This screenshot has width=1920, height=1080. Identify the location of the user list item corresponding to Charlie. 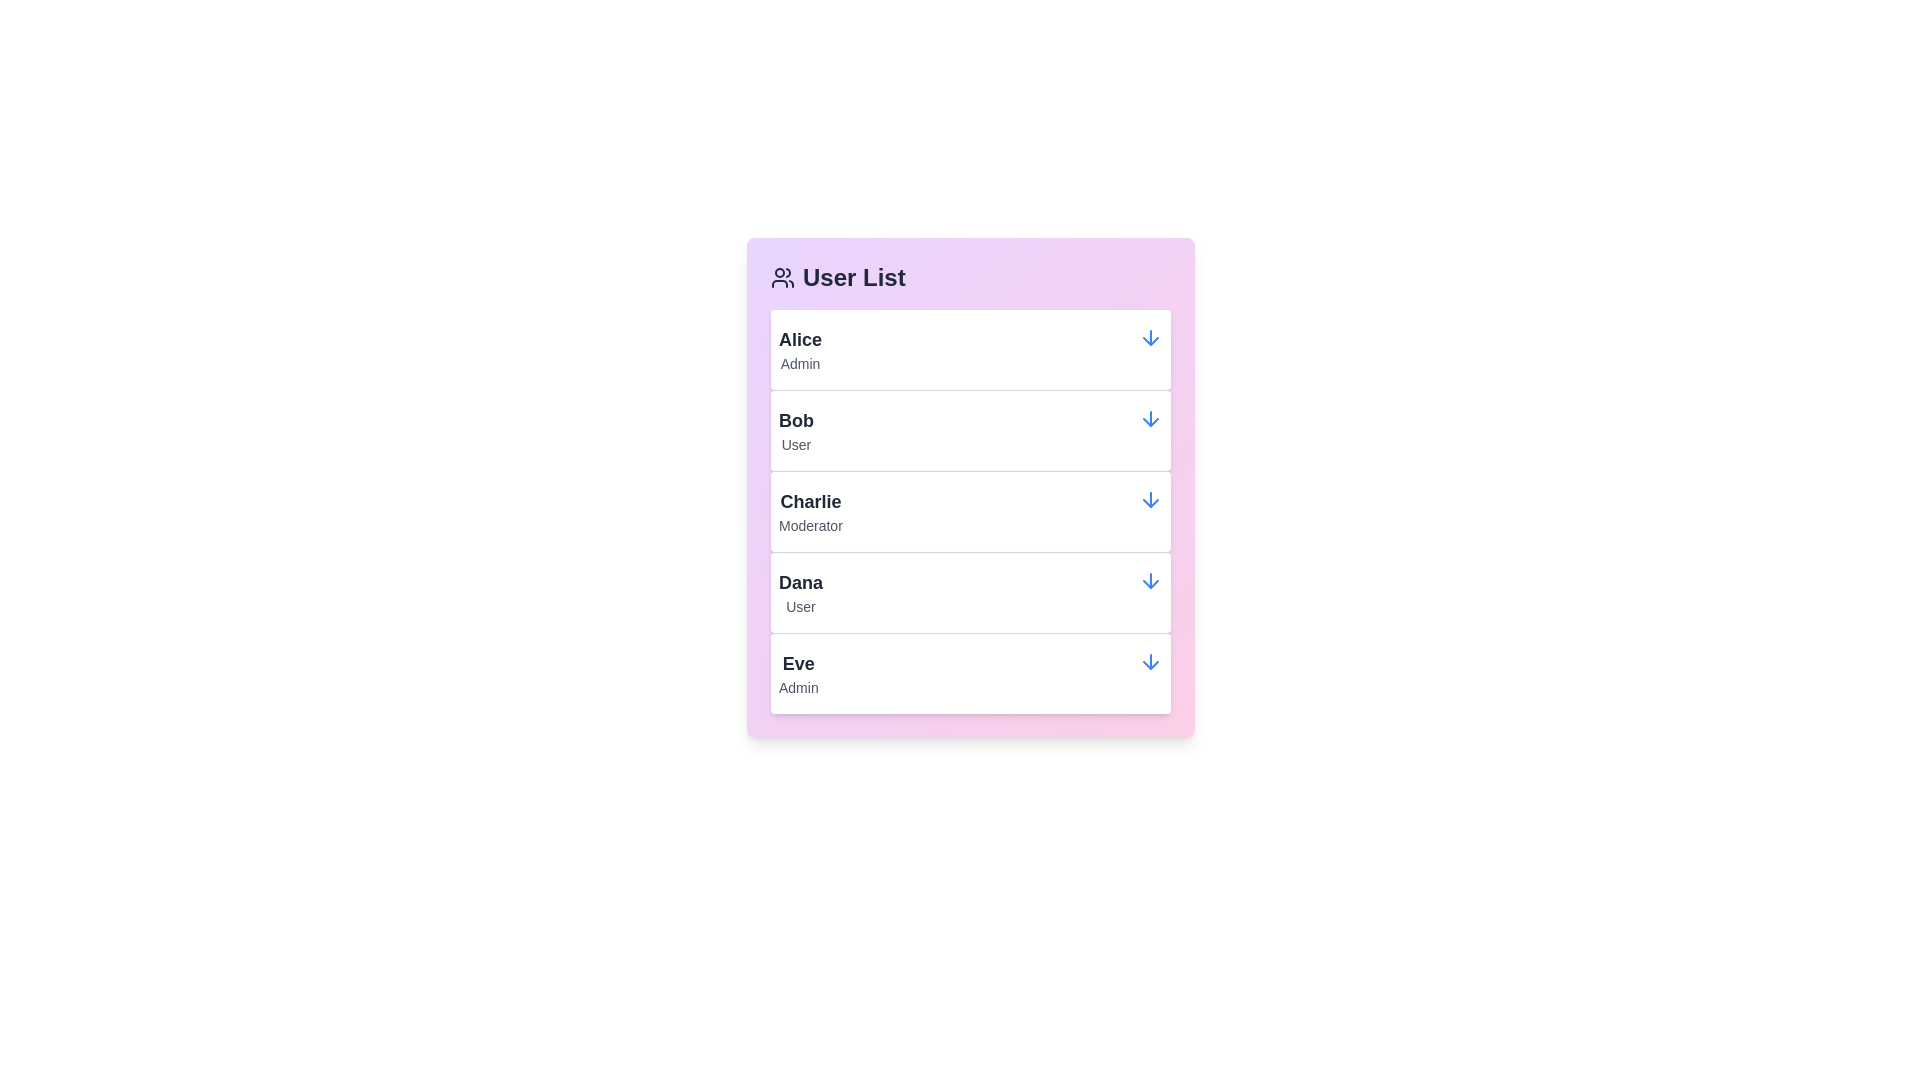
(970, 509).